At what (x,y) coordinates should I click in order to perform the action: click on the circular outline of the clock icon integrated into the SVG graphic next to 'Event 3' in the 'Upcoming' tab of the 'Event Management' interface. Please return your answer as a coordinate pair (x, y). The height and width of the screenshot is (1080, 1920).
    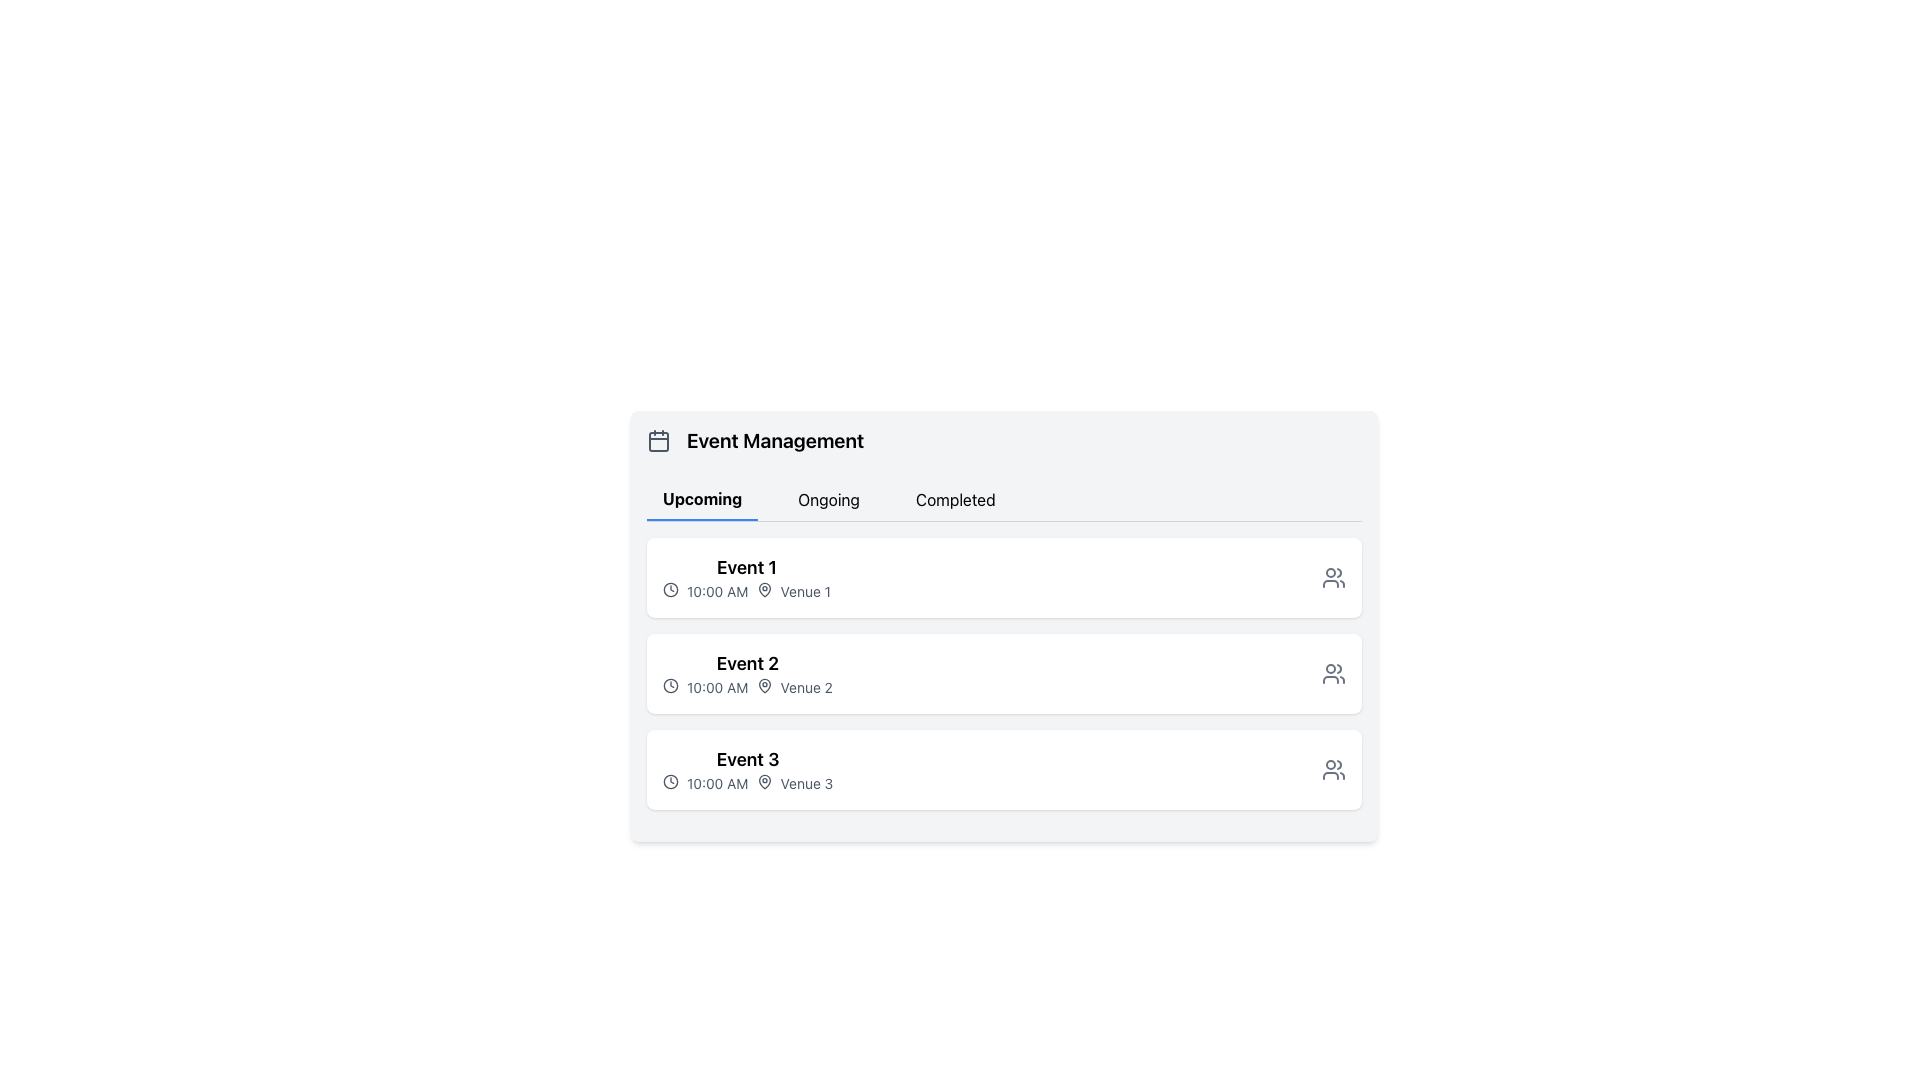
    Looking at the image, I should click on (671, 781).